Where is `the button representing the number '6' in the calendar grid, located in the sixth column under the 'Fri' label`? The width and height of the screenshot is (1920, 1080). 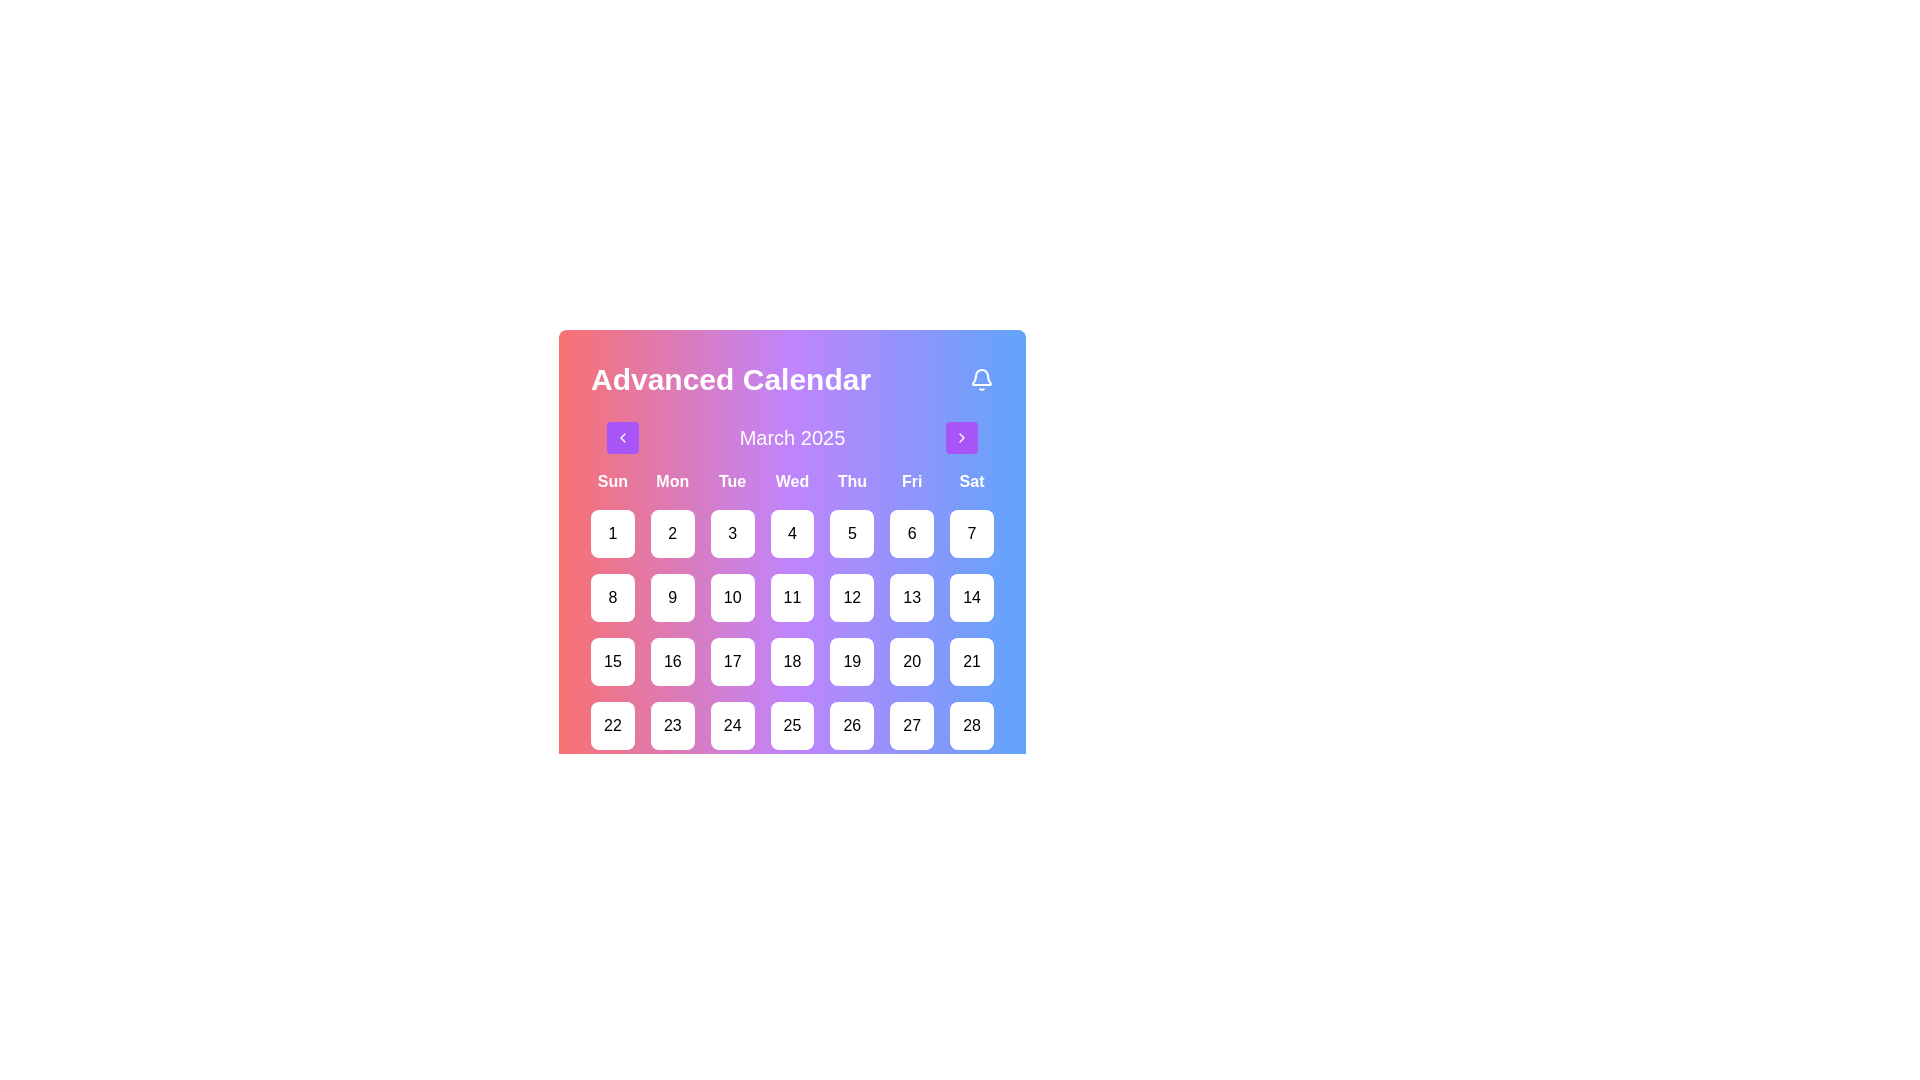 the button representing the number '6' in the calendar grid, located in the sixth column under the 'Fri' label is located at coordinates (911, 532).